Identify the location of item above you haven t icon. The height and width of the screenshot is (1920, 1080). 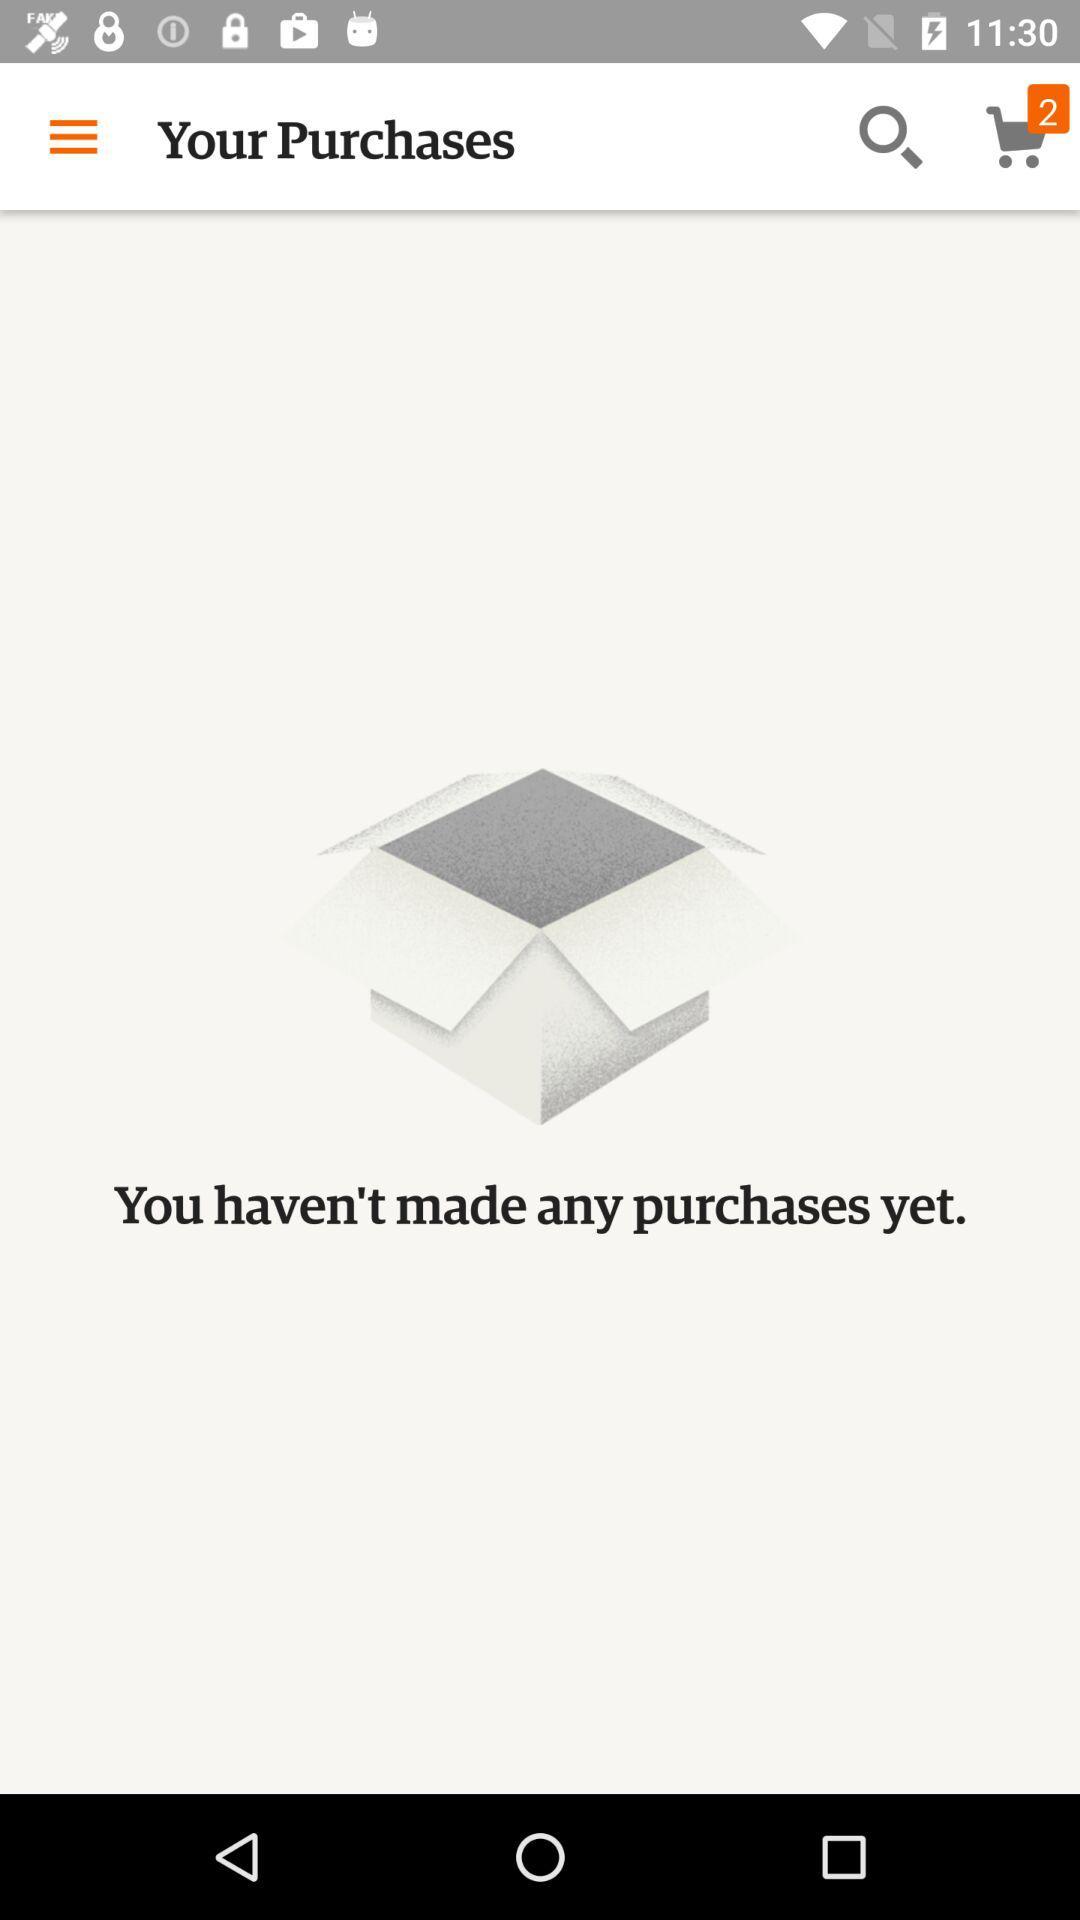
(72, 135).